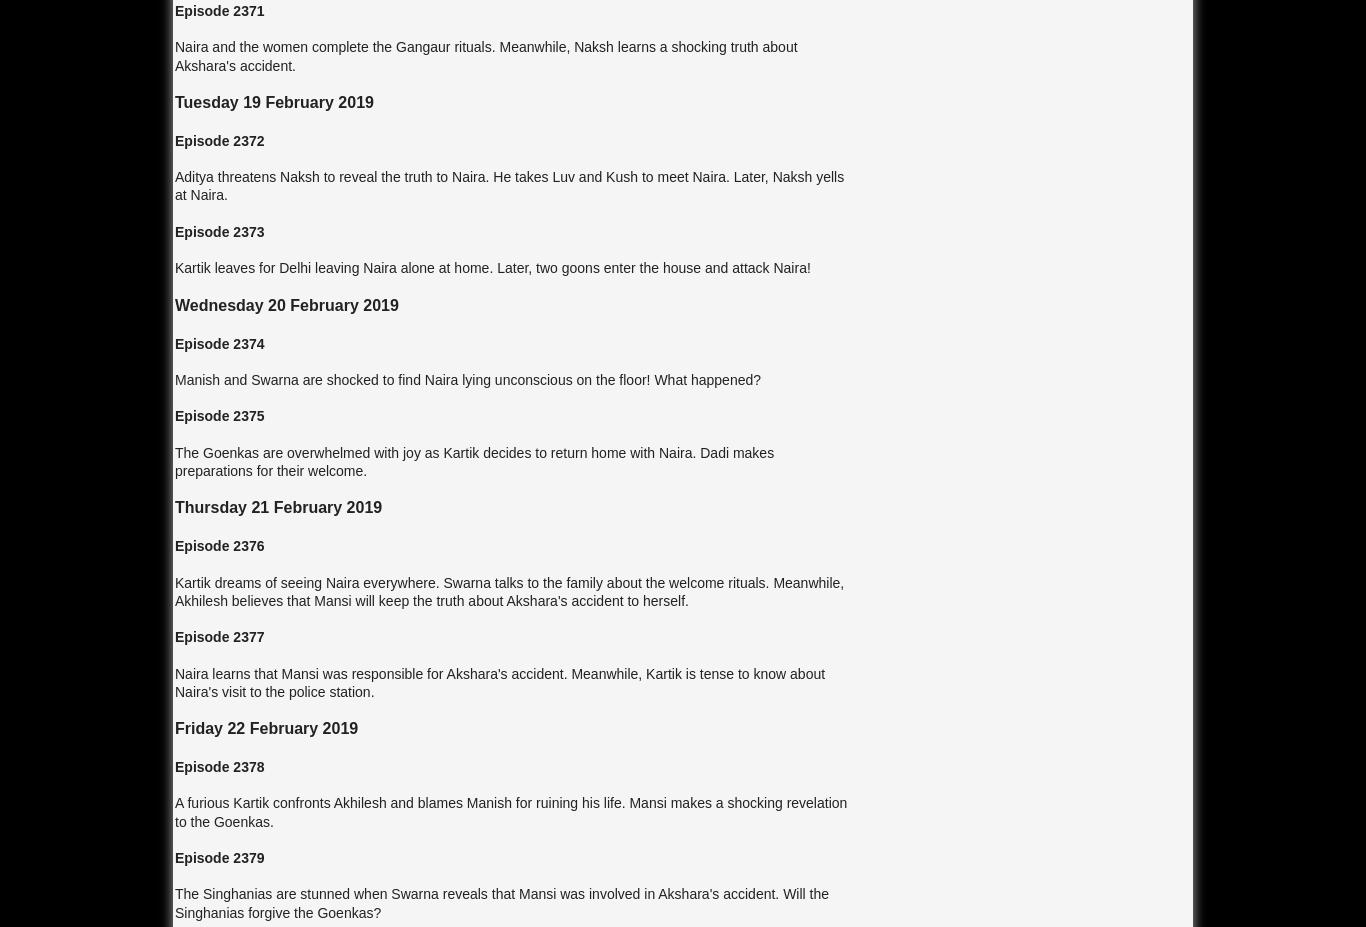  Describe the element at coordinates (509, 590) in the screenshot. I see `'Kartik dreams of seeing Naira everywhere. Swarna talks to the family about the welcome rituals. Meanwhile, Akhilesh believes that Mansi will keep the truth about Akshara's accident to herself.'` at that location.